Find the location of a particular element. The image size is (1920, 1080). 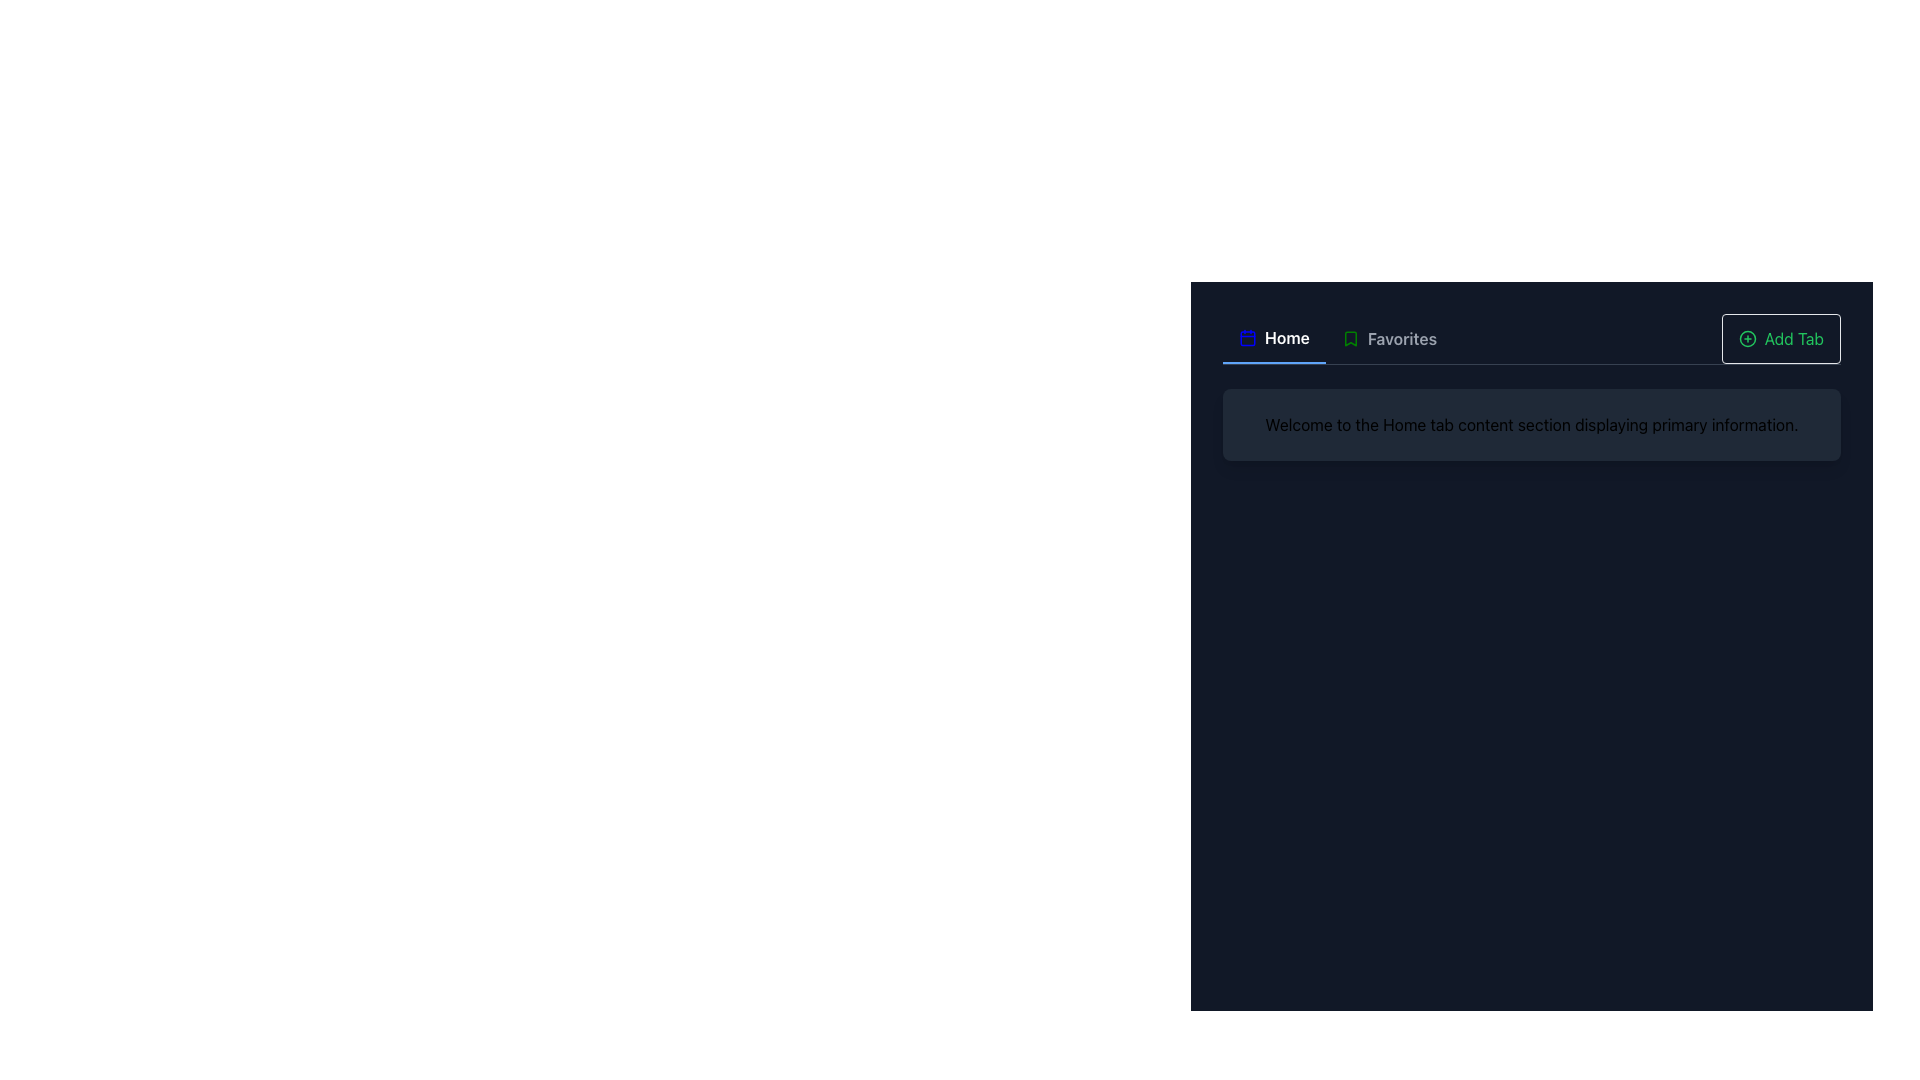

the leftmost icon of the 'Add Tab' button to interact with it and add a new tab is located at coordinates (1746, 338).